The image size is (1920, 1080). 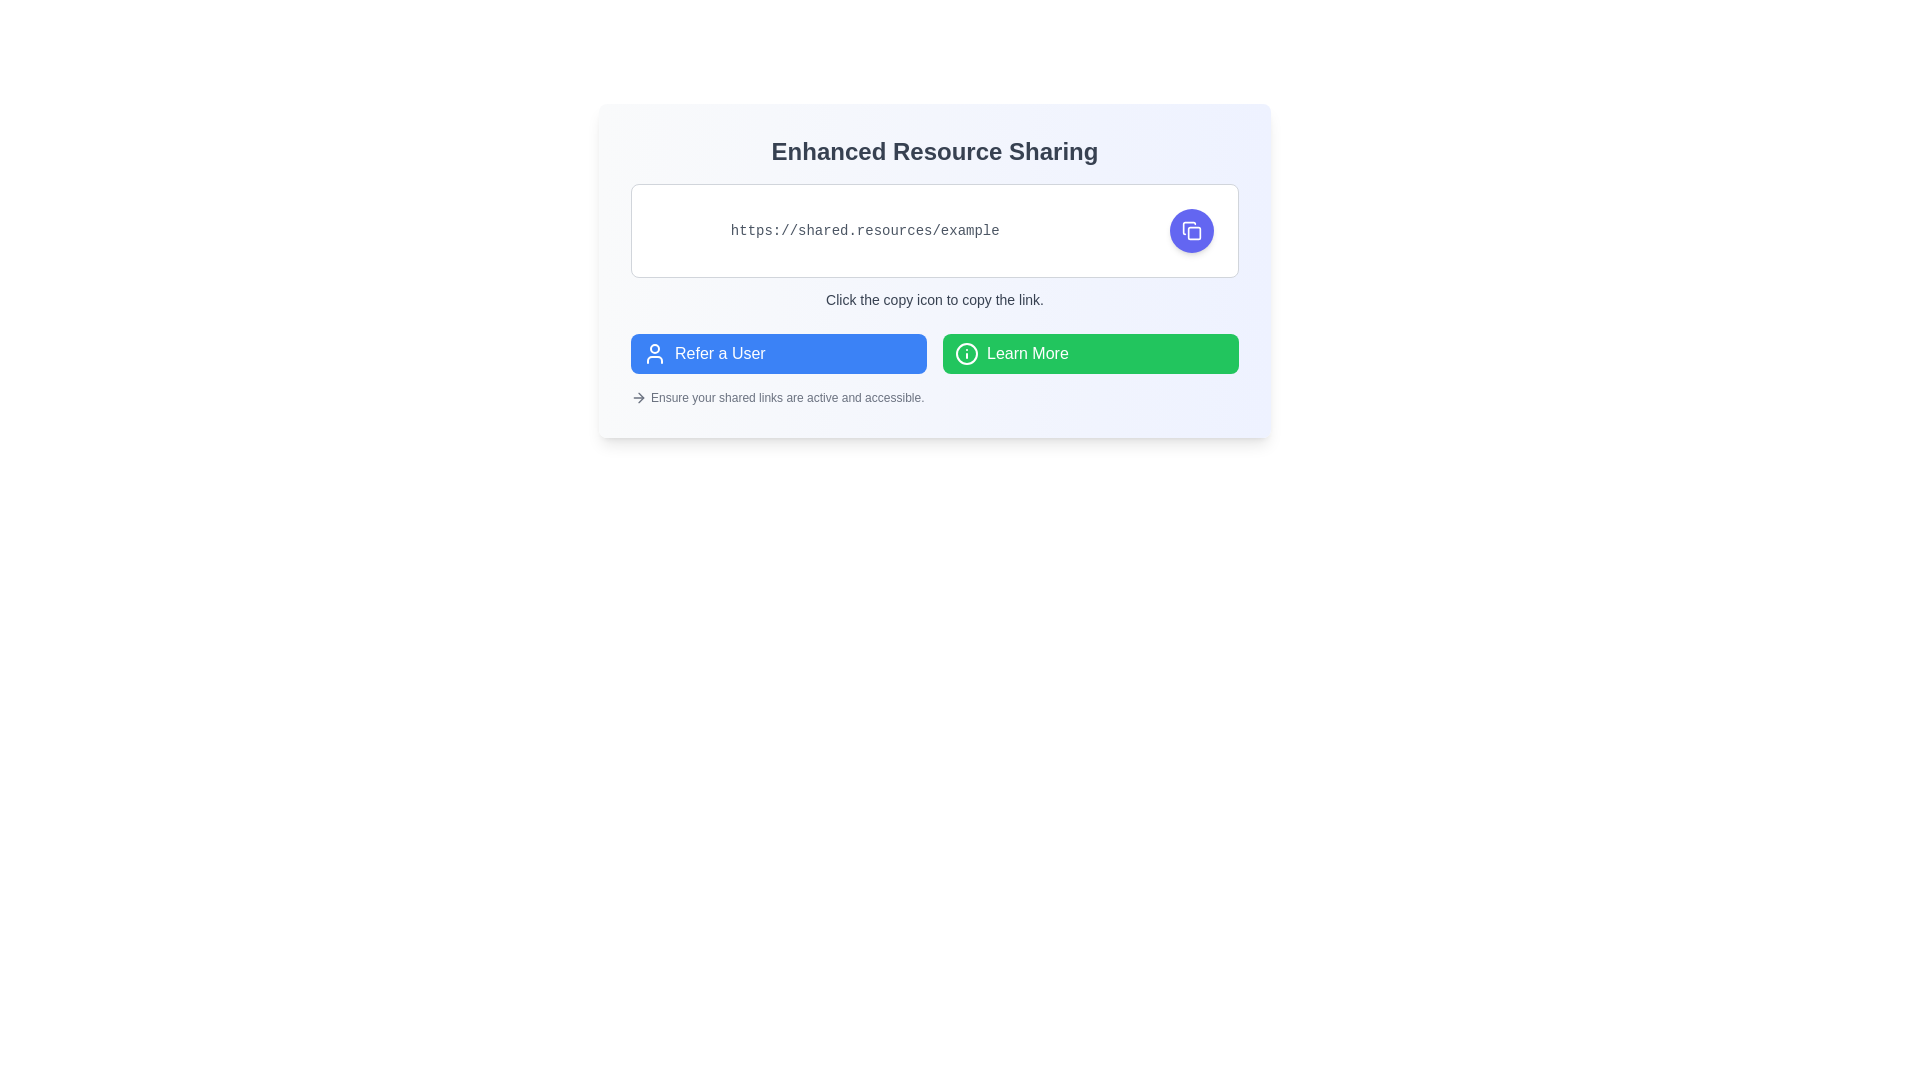 What do you see at coordinates (1194, 232) in the screenshot?
I see `the Graphic SVG component that is part of the 'lucide-copy' icon located in the interface's toolbar on the far-right side next to the link sharing field` at bounding box center [1194, 232].